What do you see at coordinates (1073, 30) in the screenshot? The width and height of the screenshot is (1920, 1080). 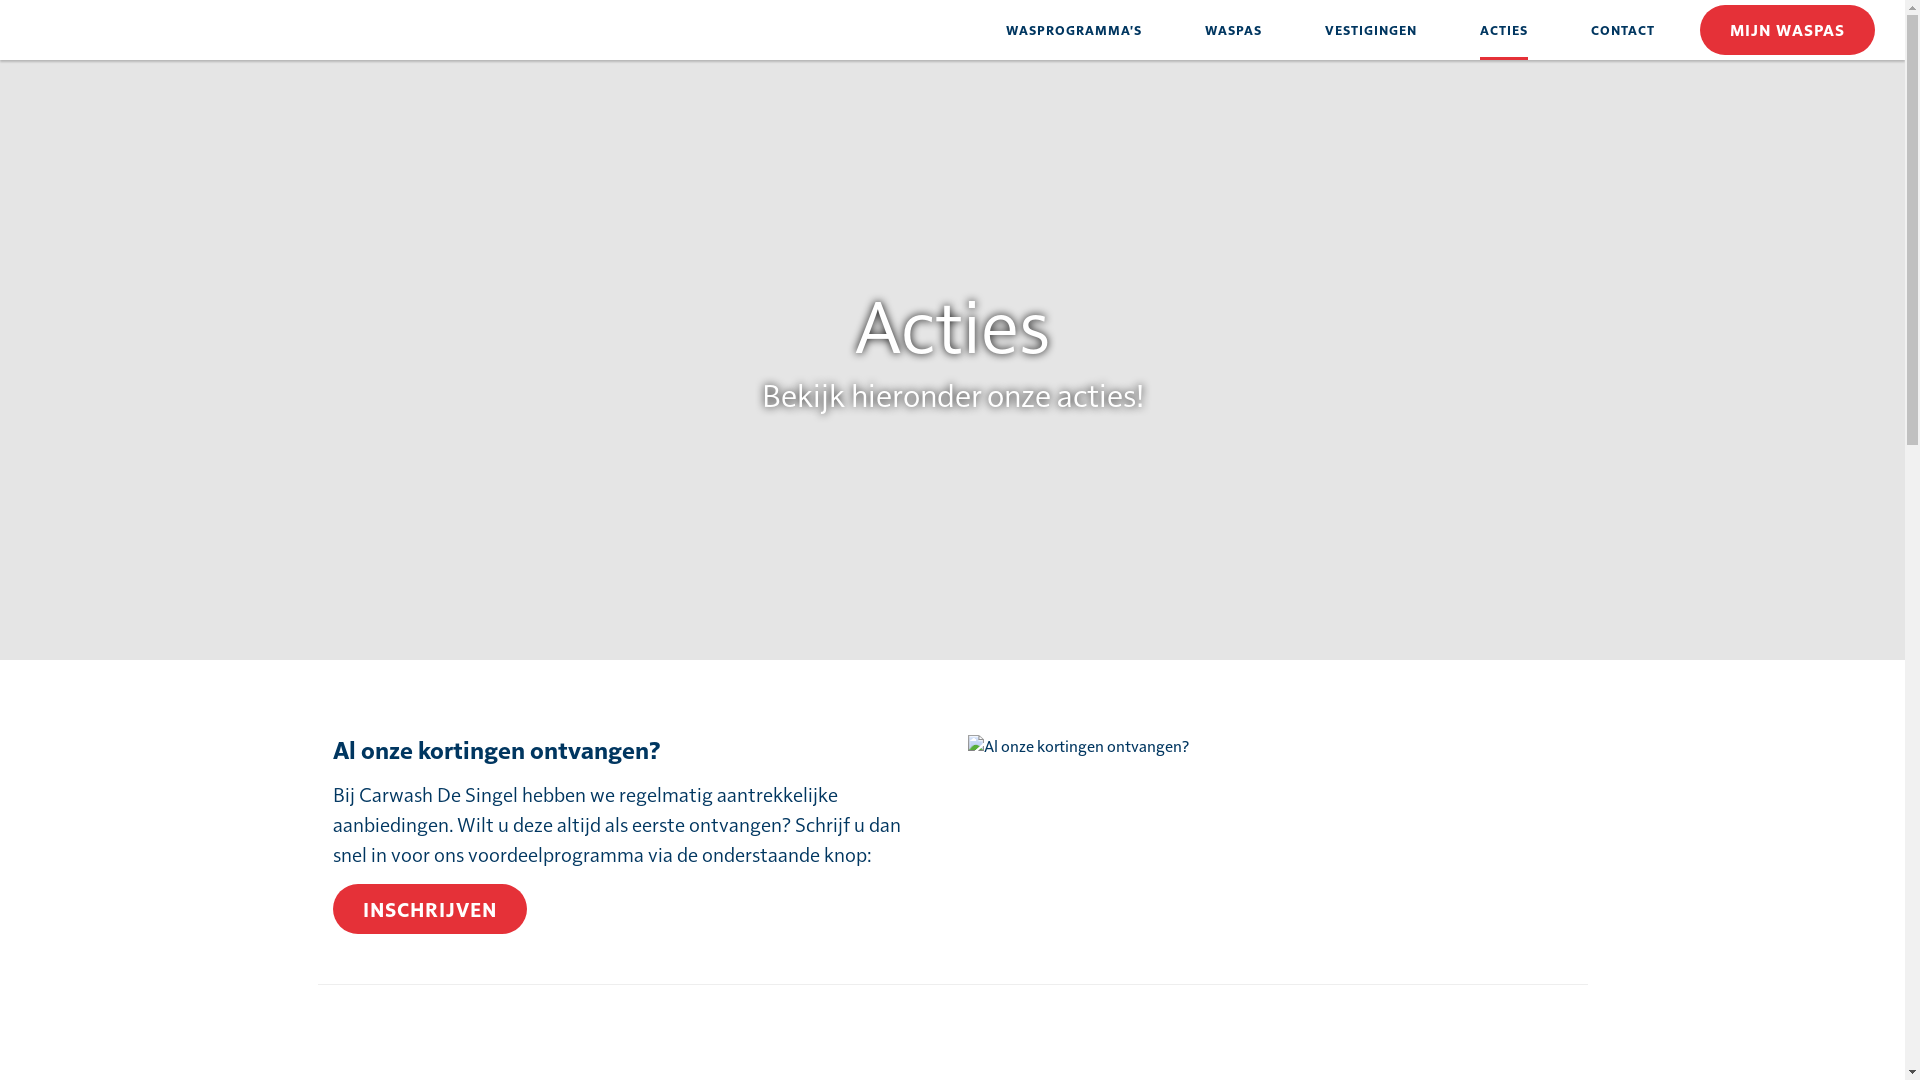 I see `'WASPROGRAMMA'S'` at bounding box center [1073, 30].